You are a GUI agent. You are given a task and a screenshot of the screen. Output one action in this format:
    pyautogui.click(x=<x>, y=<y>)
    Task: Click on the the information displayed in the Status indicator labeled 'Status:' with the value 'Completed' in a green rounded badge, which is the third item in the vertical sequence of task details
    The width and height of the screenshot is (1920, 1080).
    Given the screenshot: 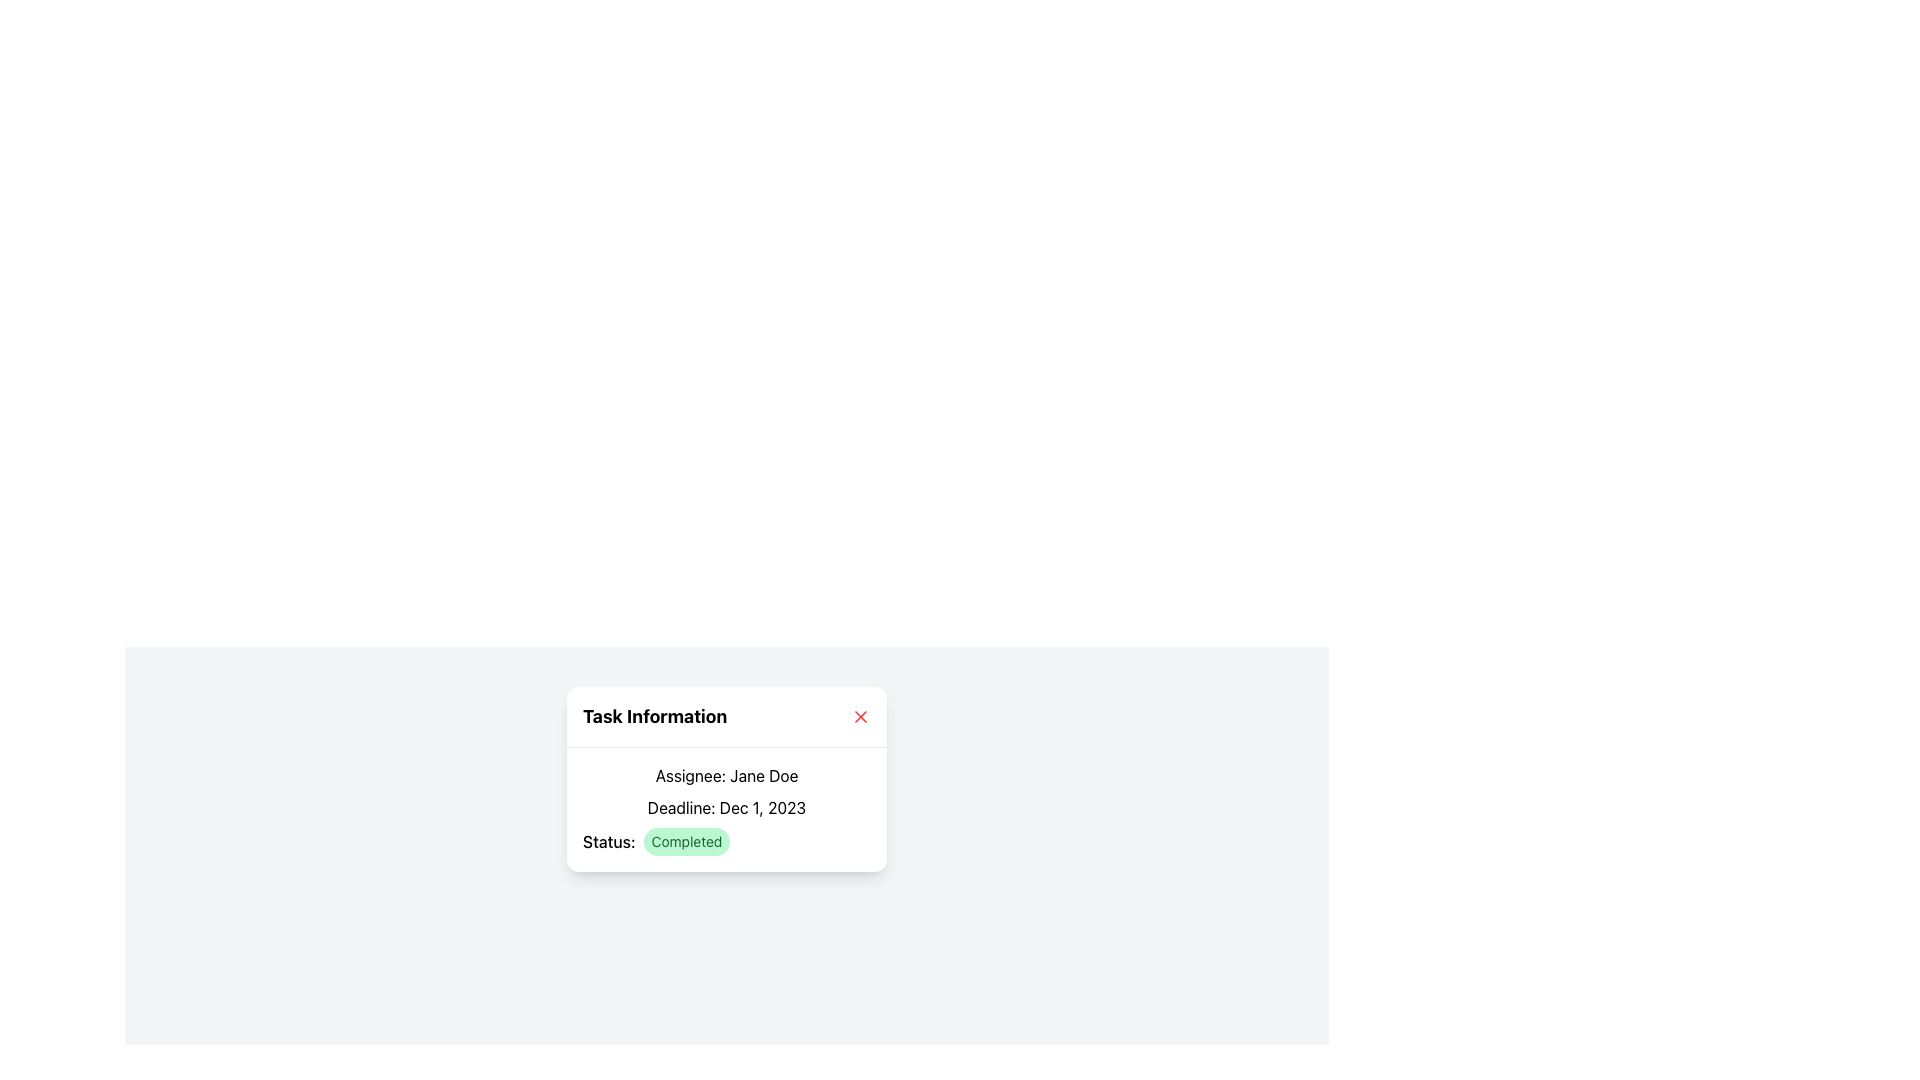 What is the action you would take?
    pyautogui.click(x=725, y=841)
    